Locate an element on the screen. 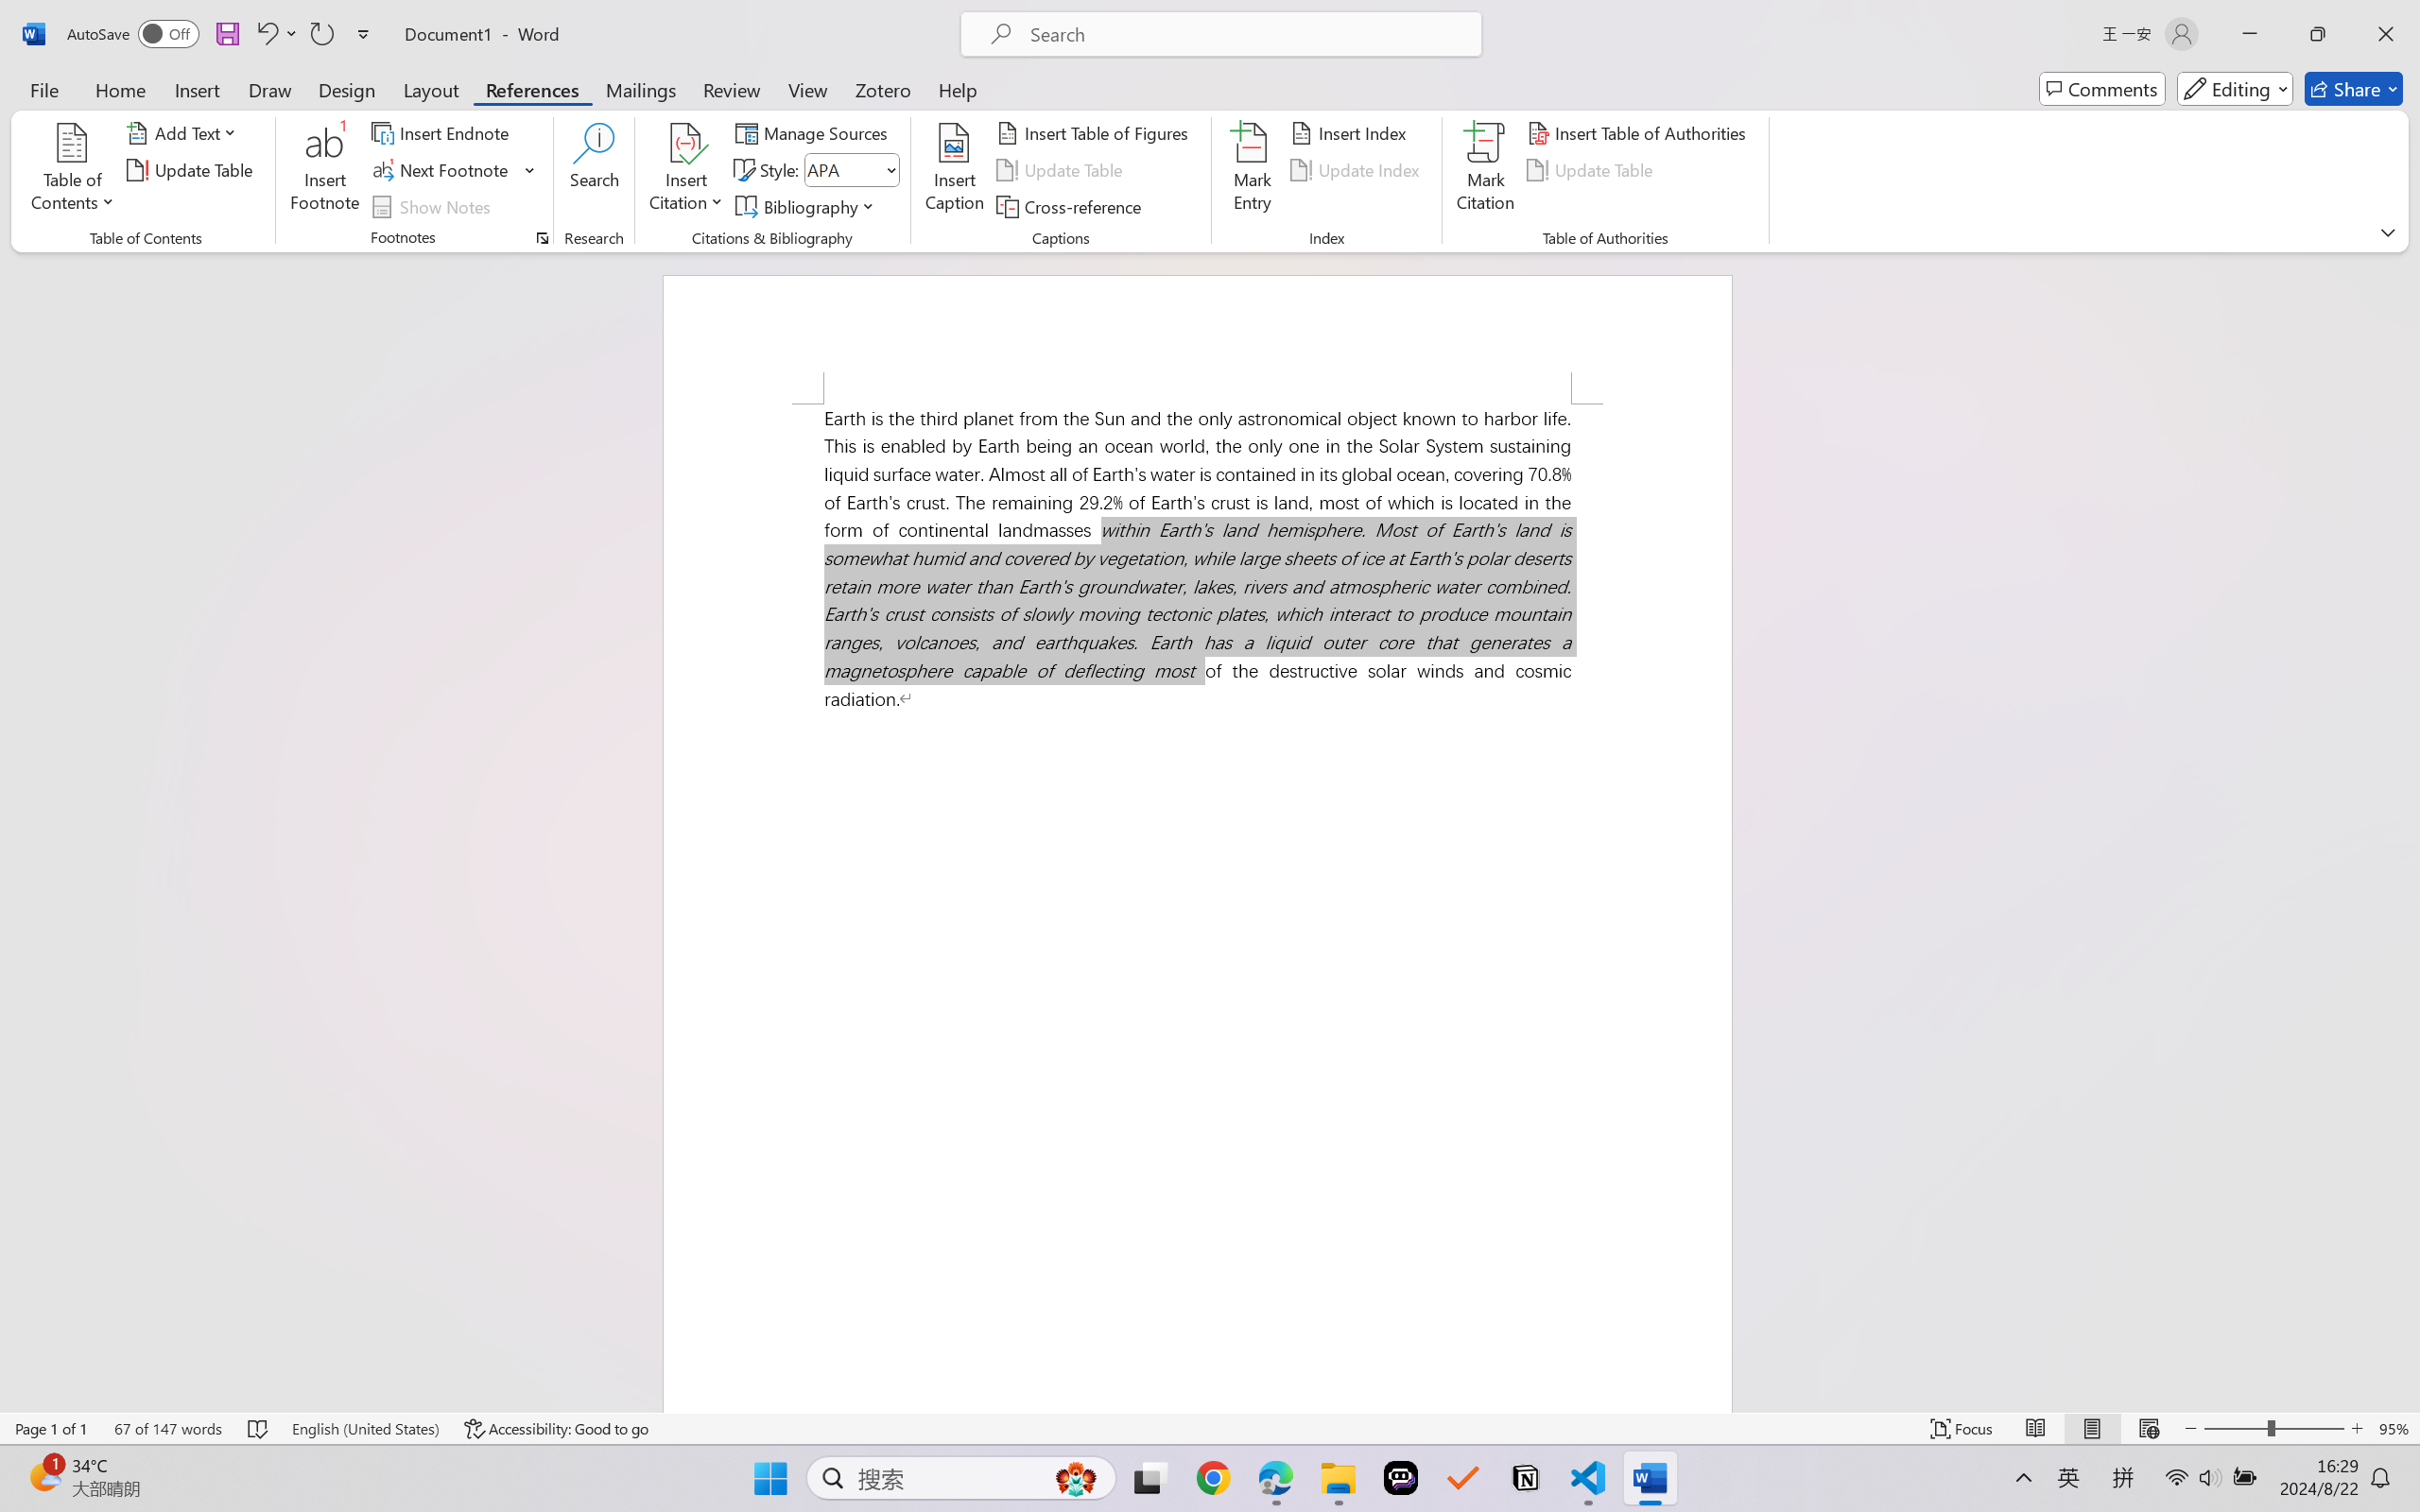 The width and height of the screenshot is (2420, 1512). 'Show Notes' is located at coordinates (434, 207).